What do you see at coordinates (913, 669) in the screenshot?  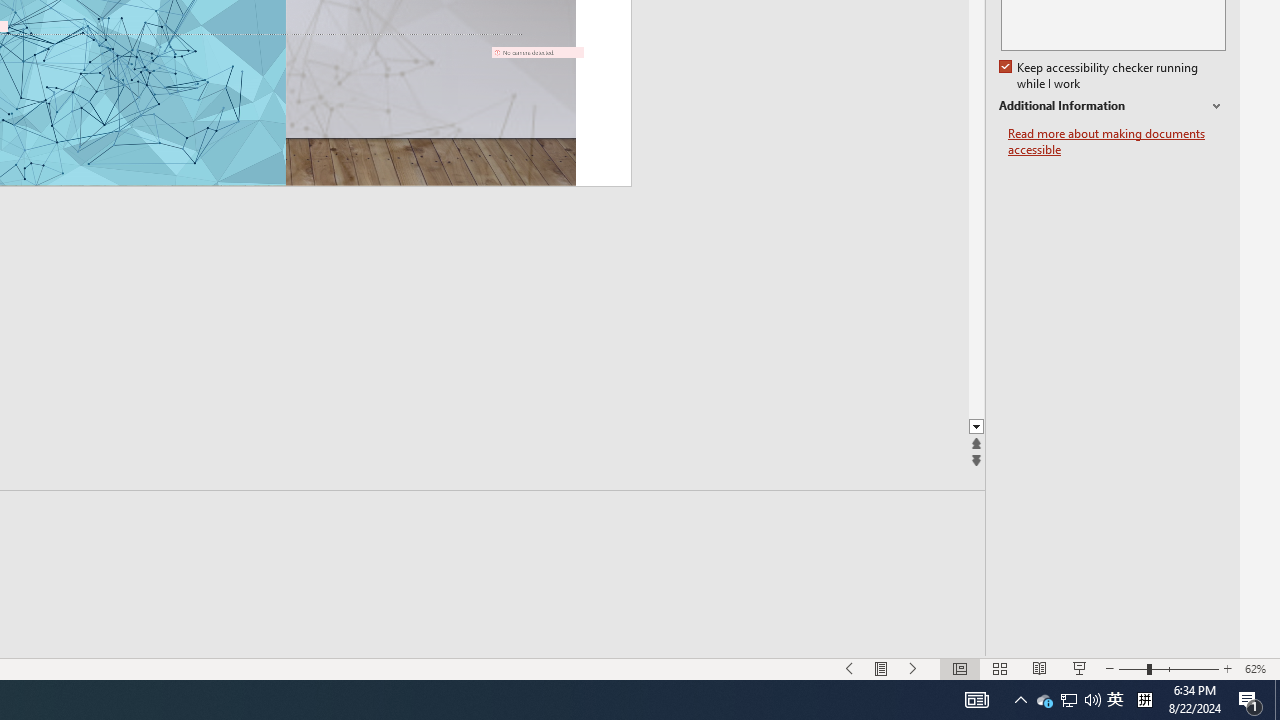 I see `'Slide Show Next On'` at bounding box center [913, 669].